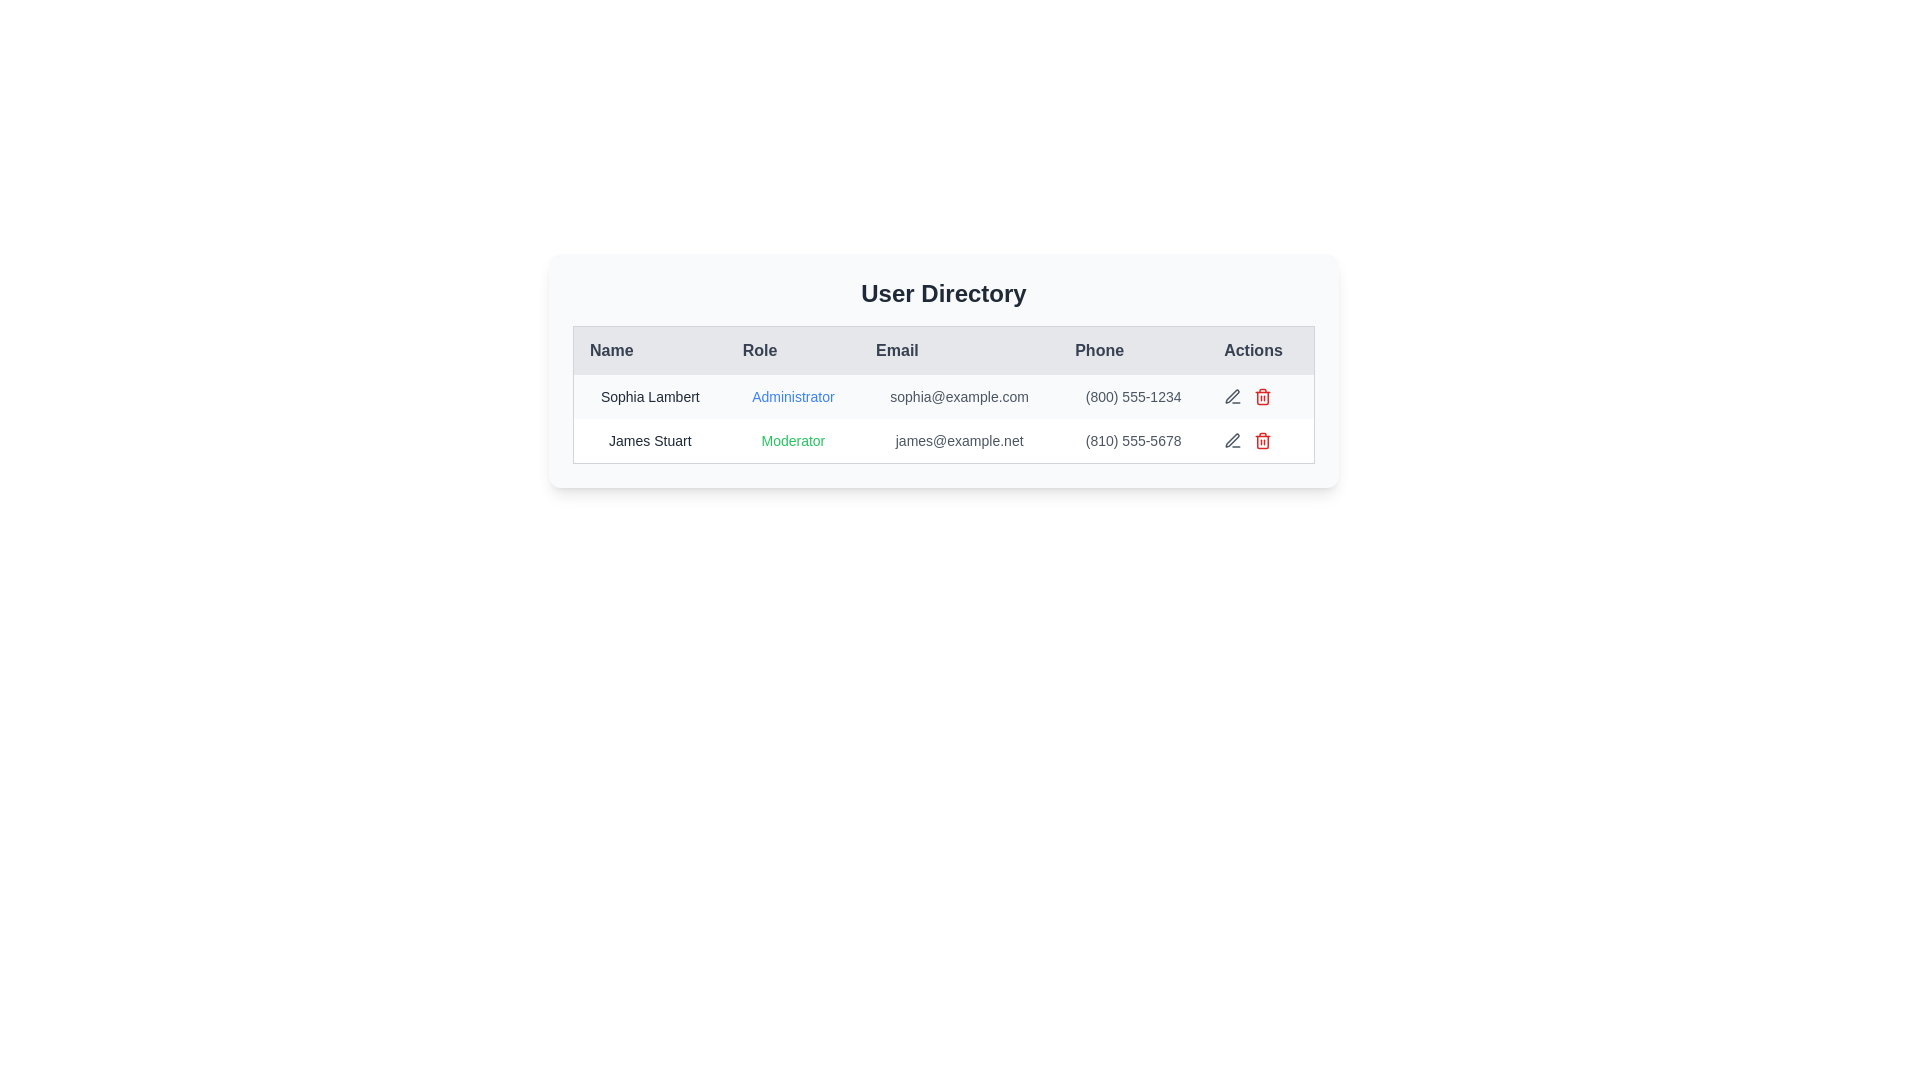 The image size is (1920, 1080). What do you see at coordinates (1133, 440) in the screenshot?
I see `the phone number text label '(810) 555-5678' located in the 'Phone' column of the second row for user 'James Stuart'` at bounding box center [1133, 440].